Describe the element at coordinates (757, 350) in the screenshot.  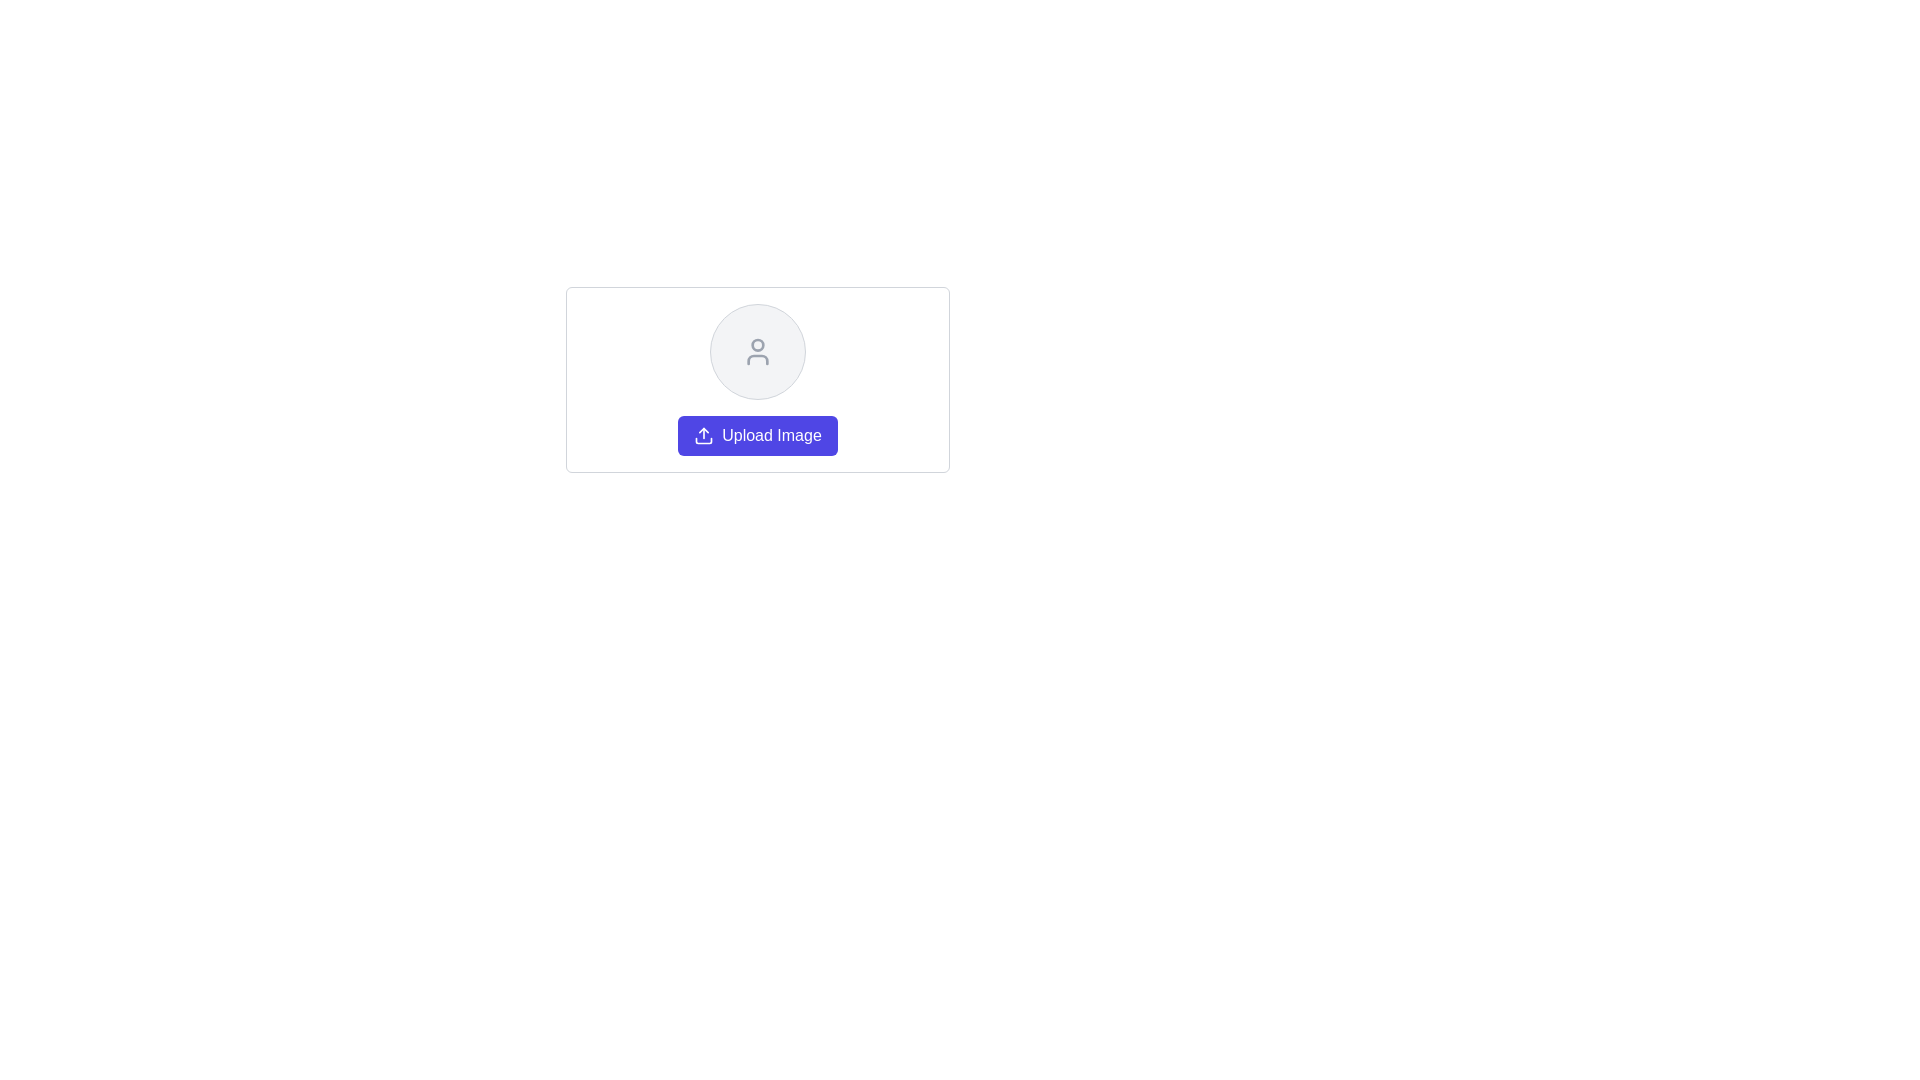
I see `the user icon element, which is represented by a minimalistic gray figure of a person's head and shoulders, located above the 'Upload Image' button` at that location.